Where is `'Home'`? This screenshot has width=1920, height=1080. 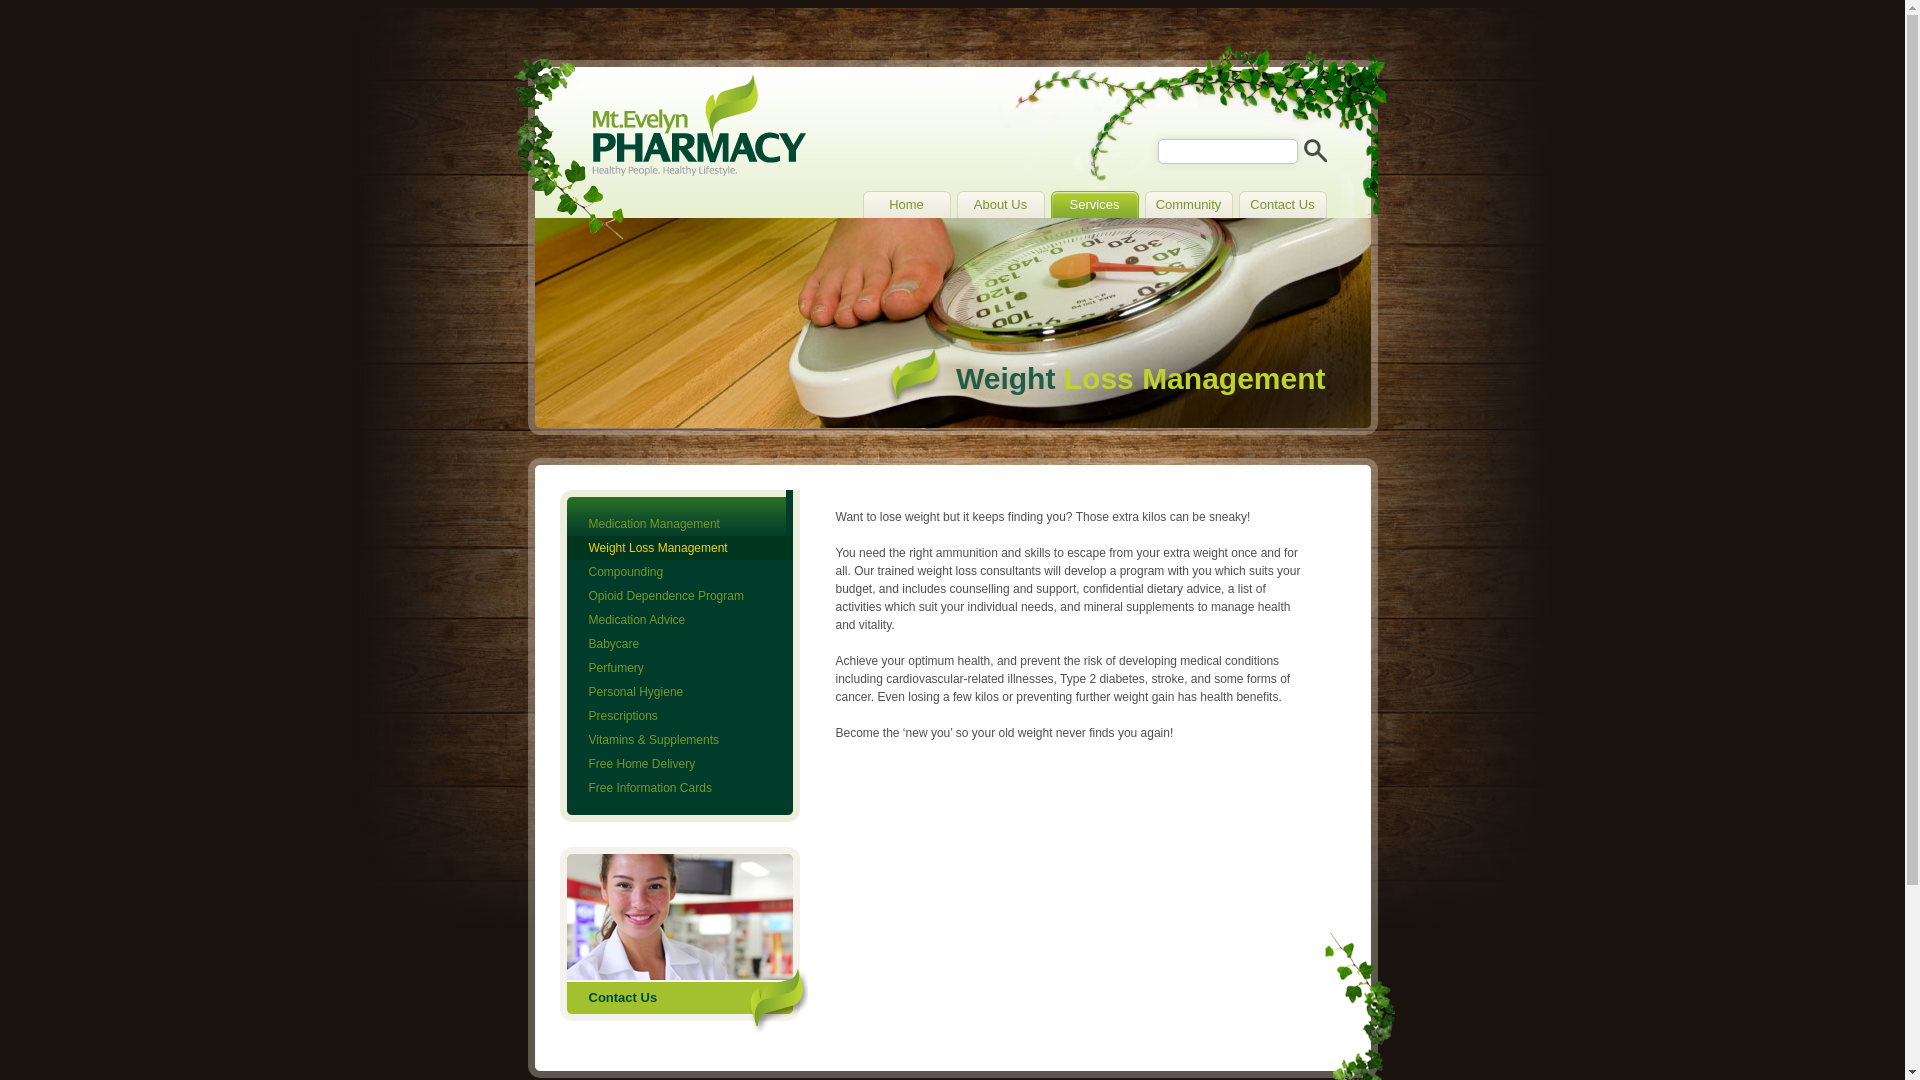 'Home' is located at coordinates (905, 204).